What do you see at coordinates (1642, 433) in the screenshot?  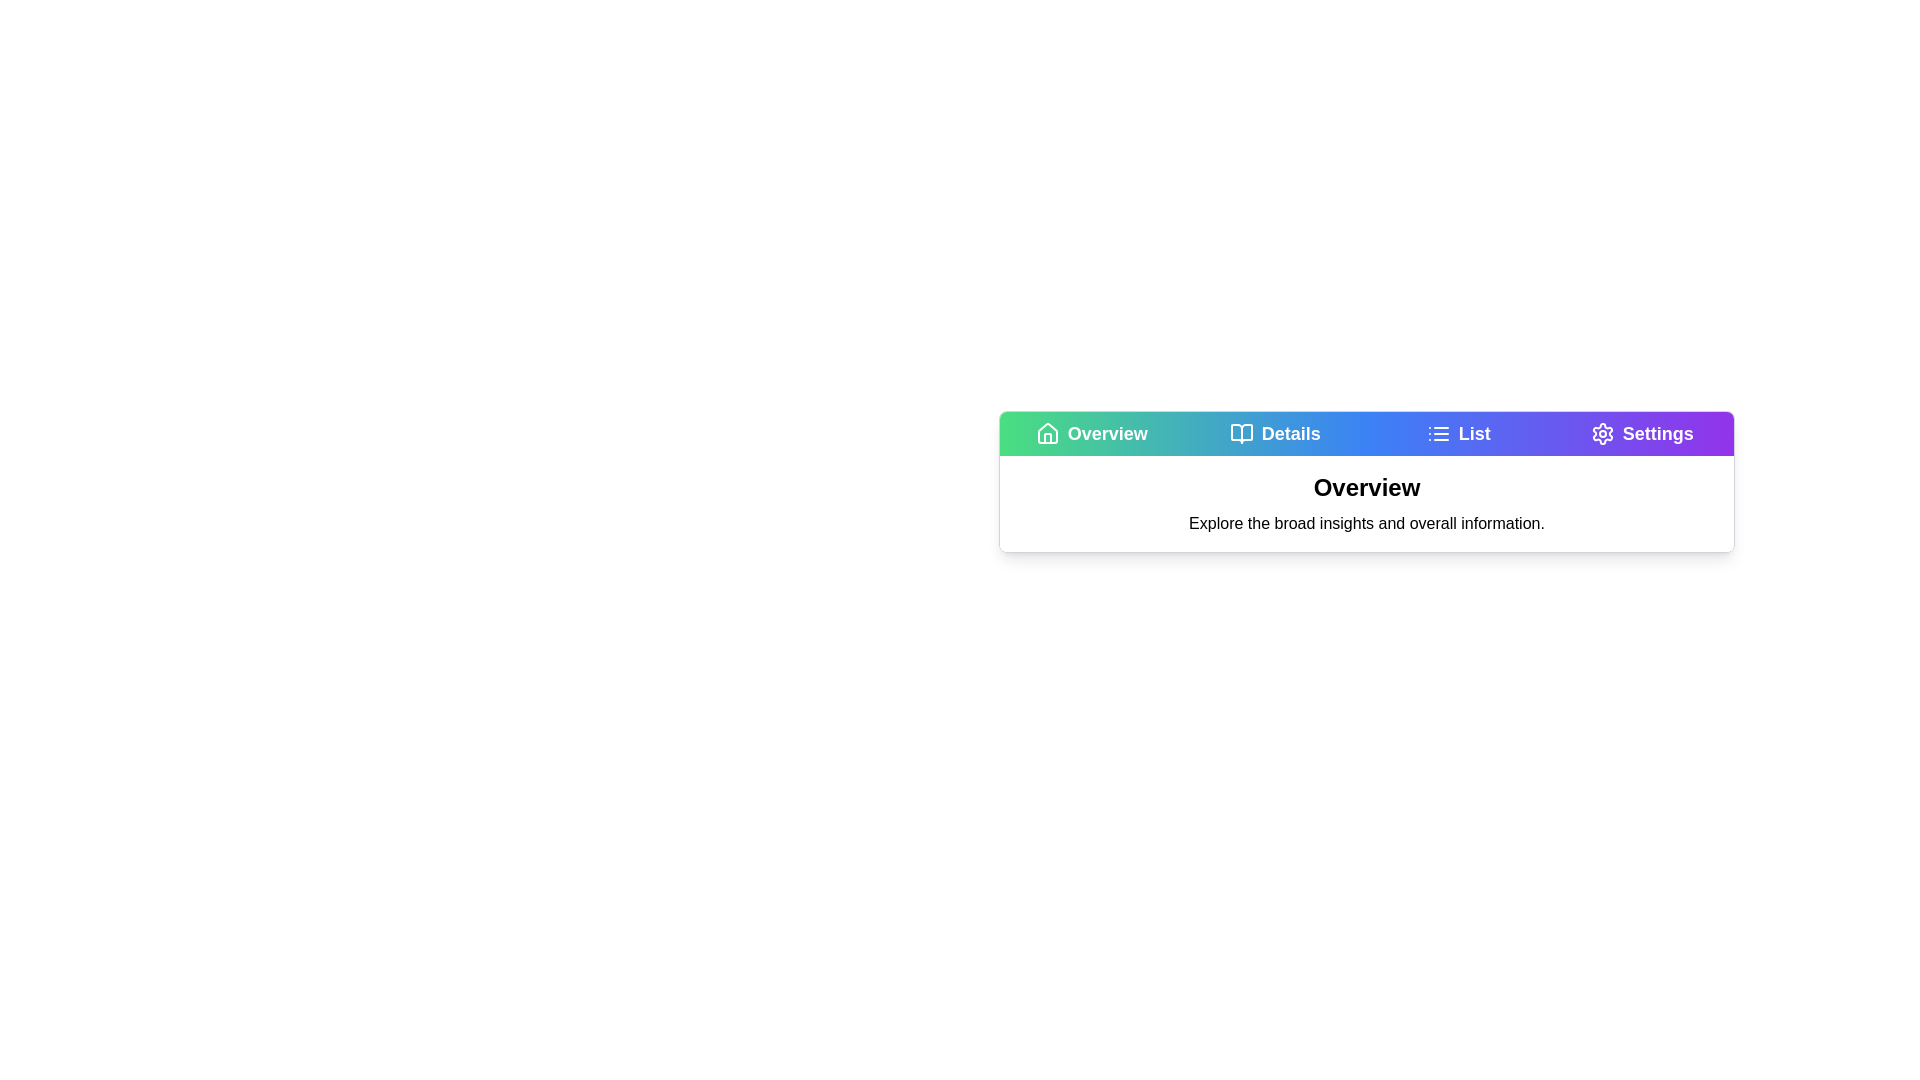 I see `the settings button` at bounding box center [1642, 433].